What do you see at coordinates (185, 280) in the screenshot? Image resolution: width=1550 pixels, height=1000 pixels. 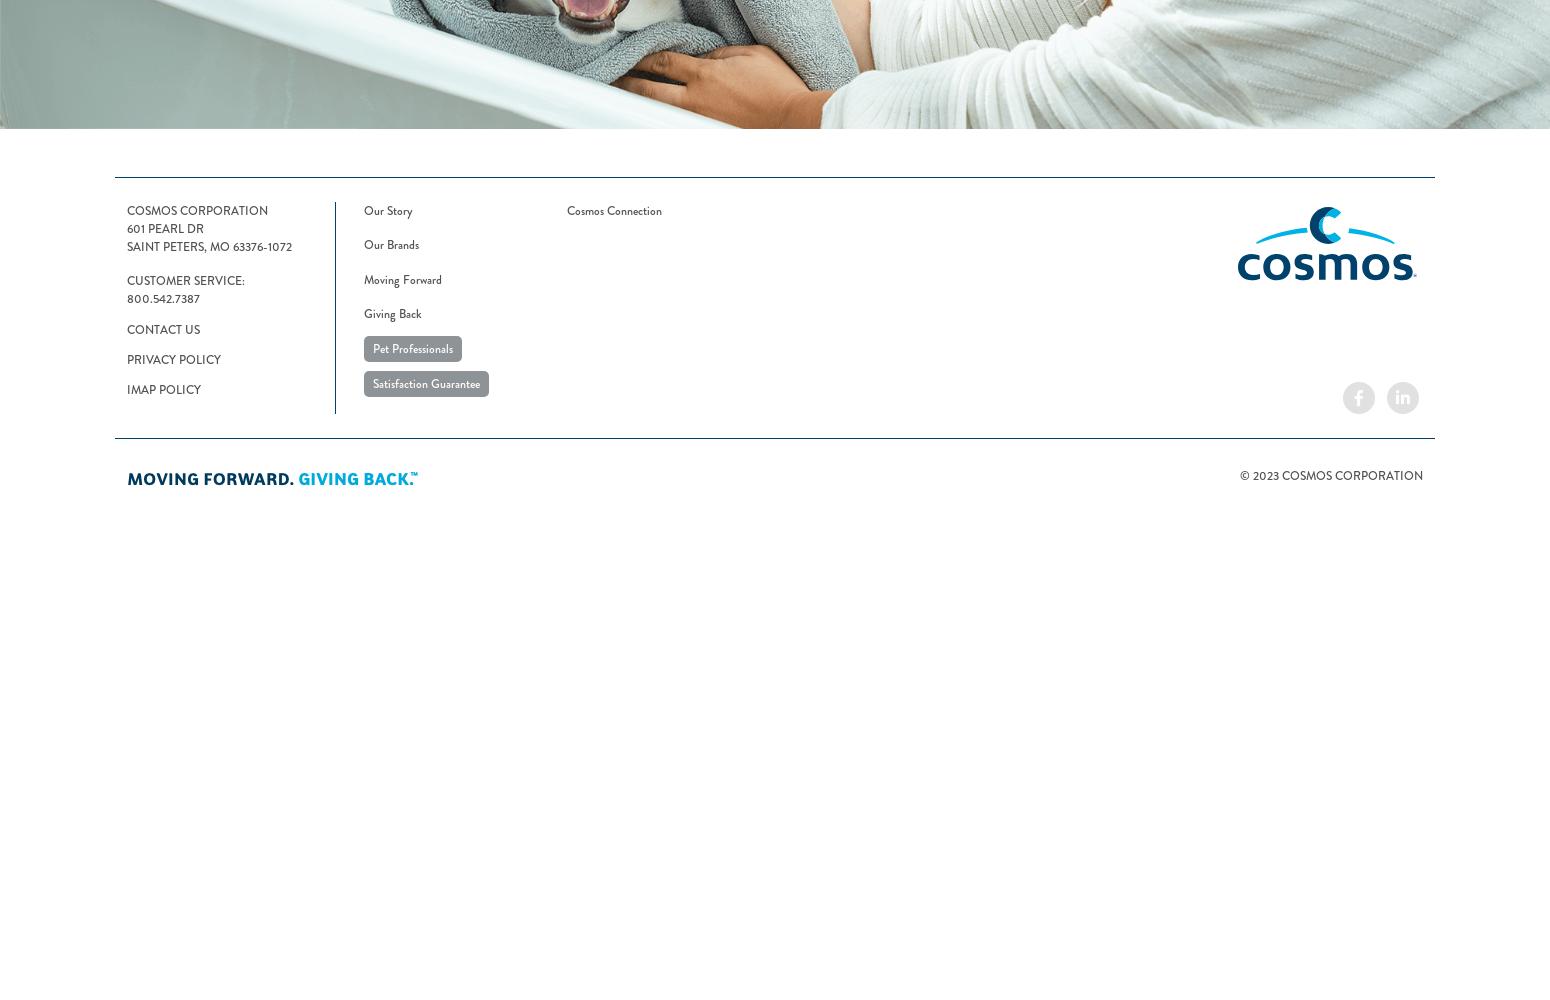 I see `'Customer Service:'` at bounding box center [185, 280].